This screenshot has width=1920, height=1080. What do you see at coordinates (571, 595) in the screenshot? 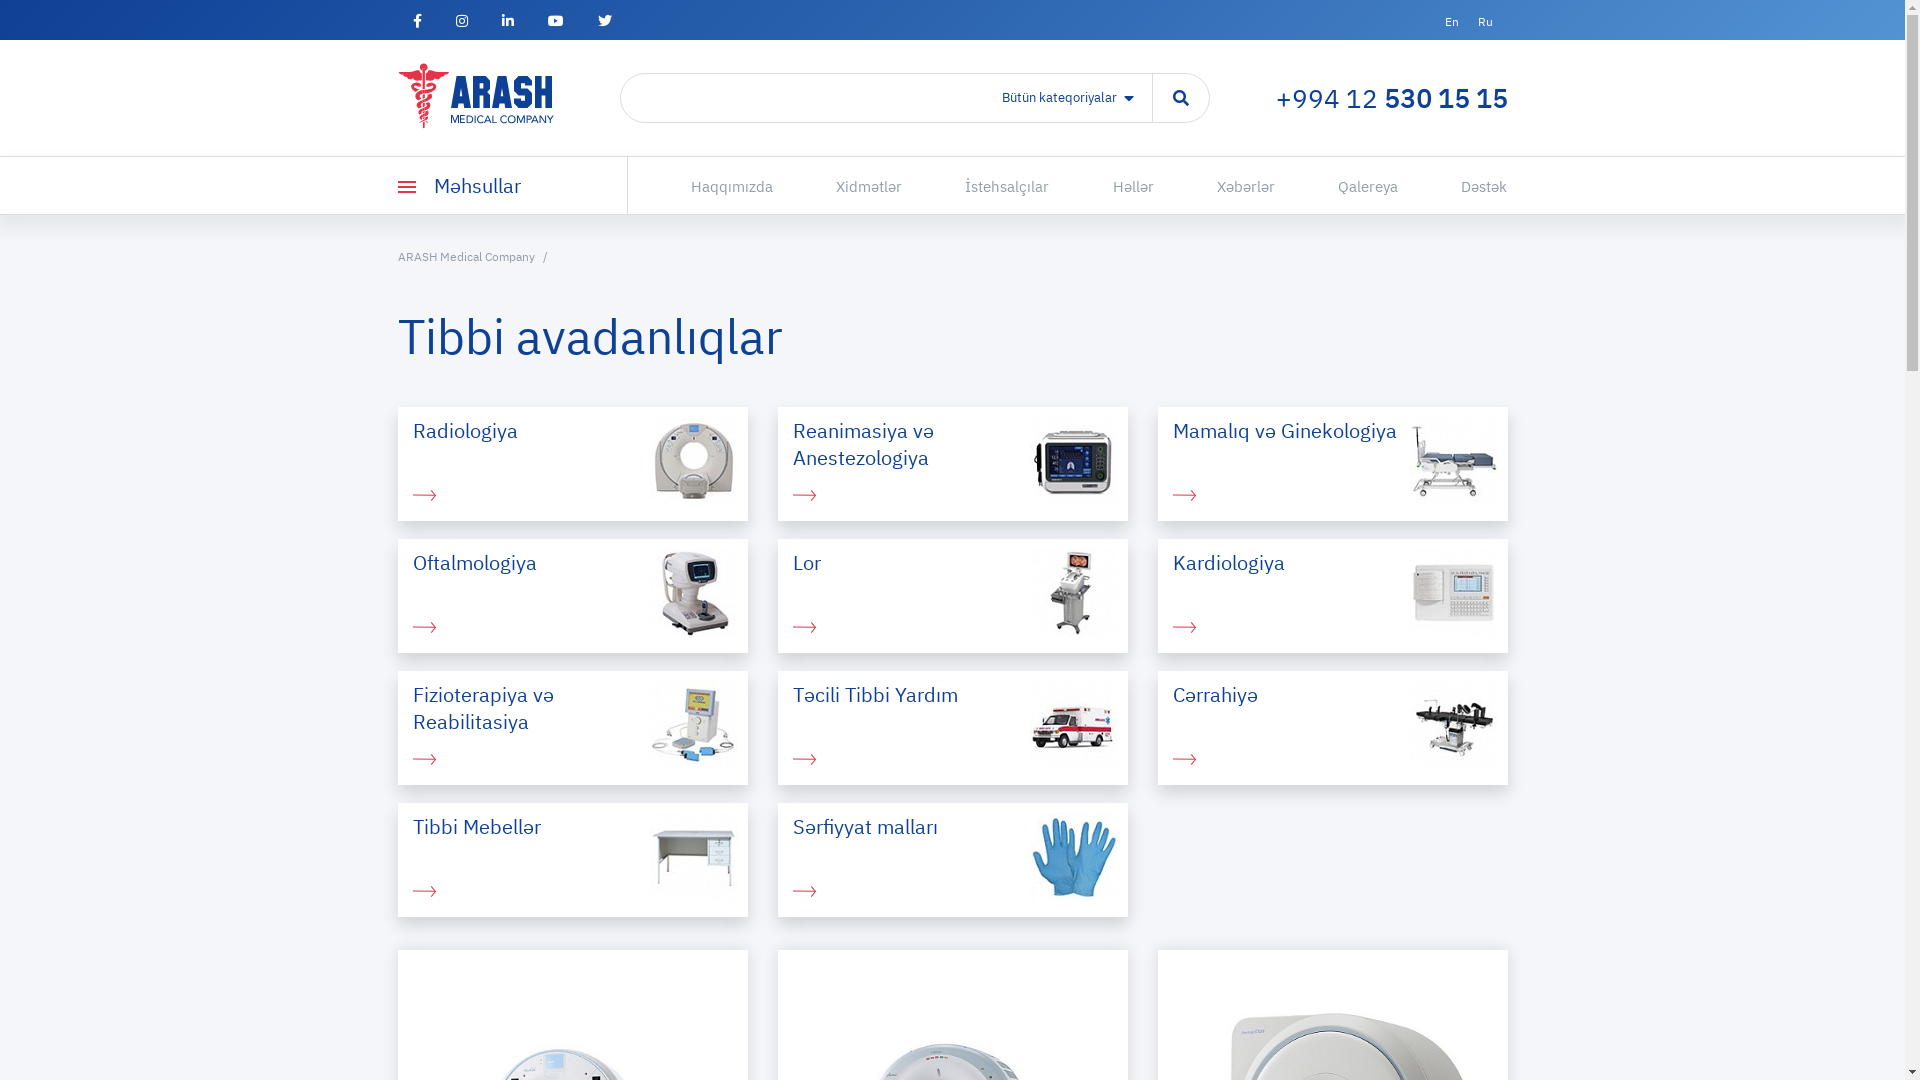
I see `'Oftalmologiya'` at bounding box center [571, 595].